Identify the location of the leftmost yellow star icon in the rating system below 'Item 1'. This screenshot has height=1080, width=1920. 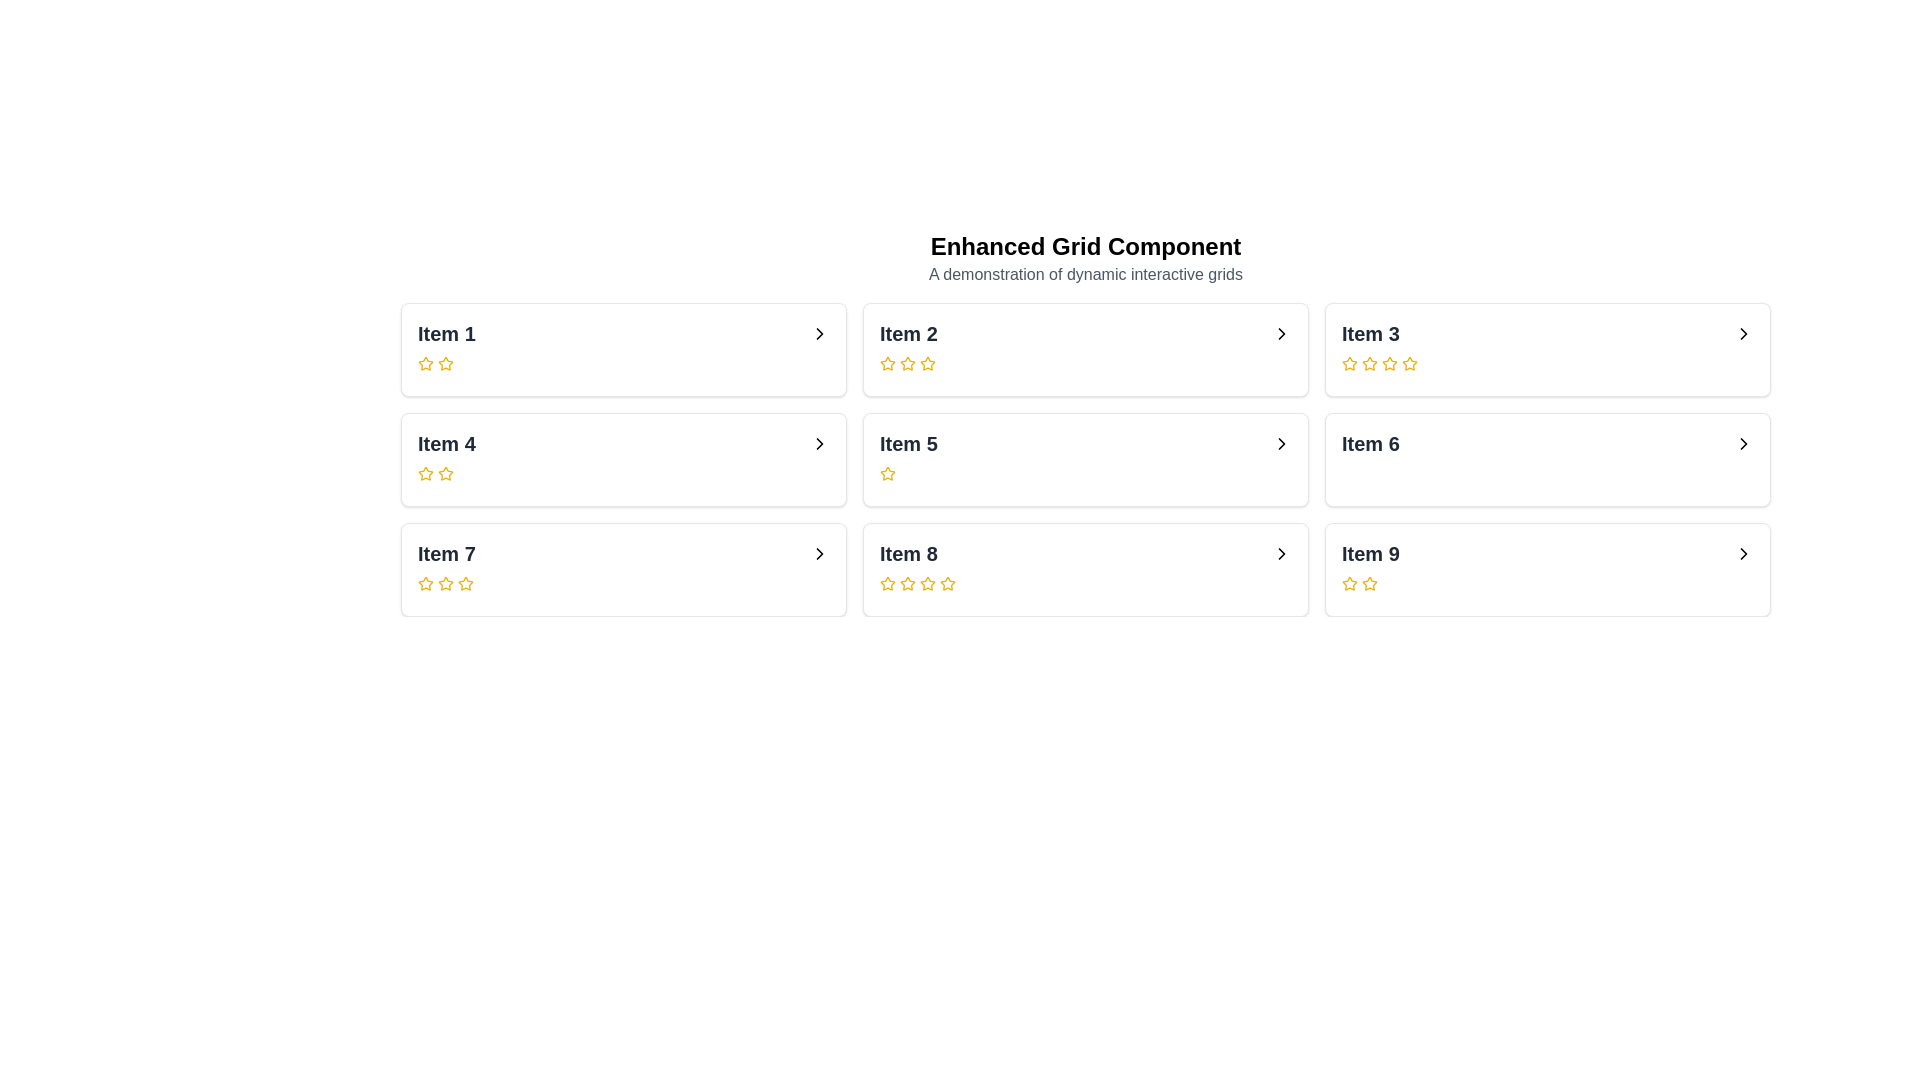
(425, 363).